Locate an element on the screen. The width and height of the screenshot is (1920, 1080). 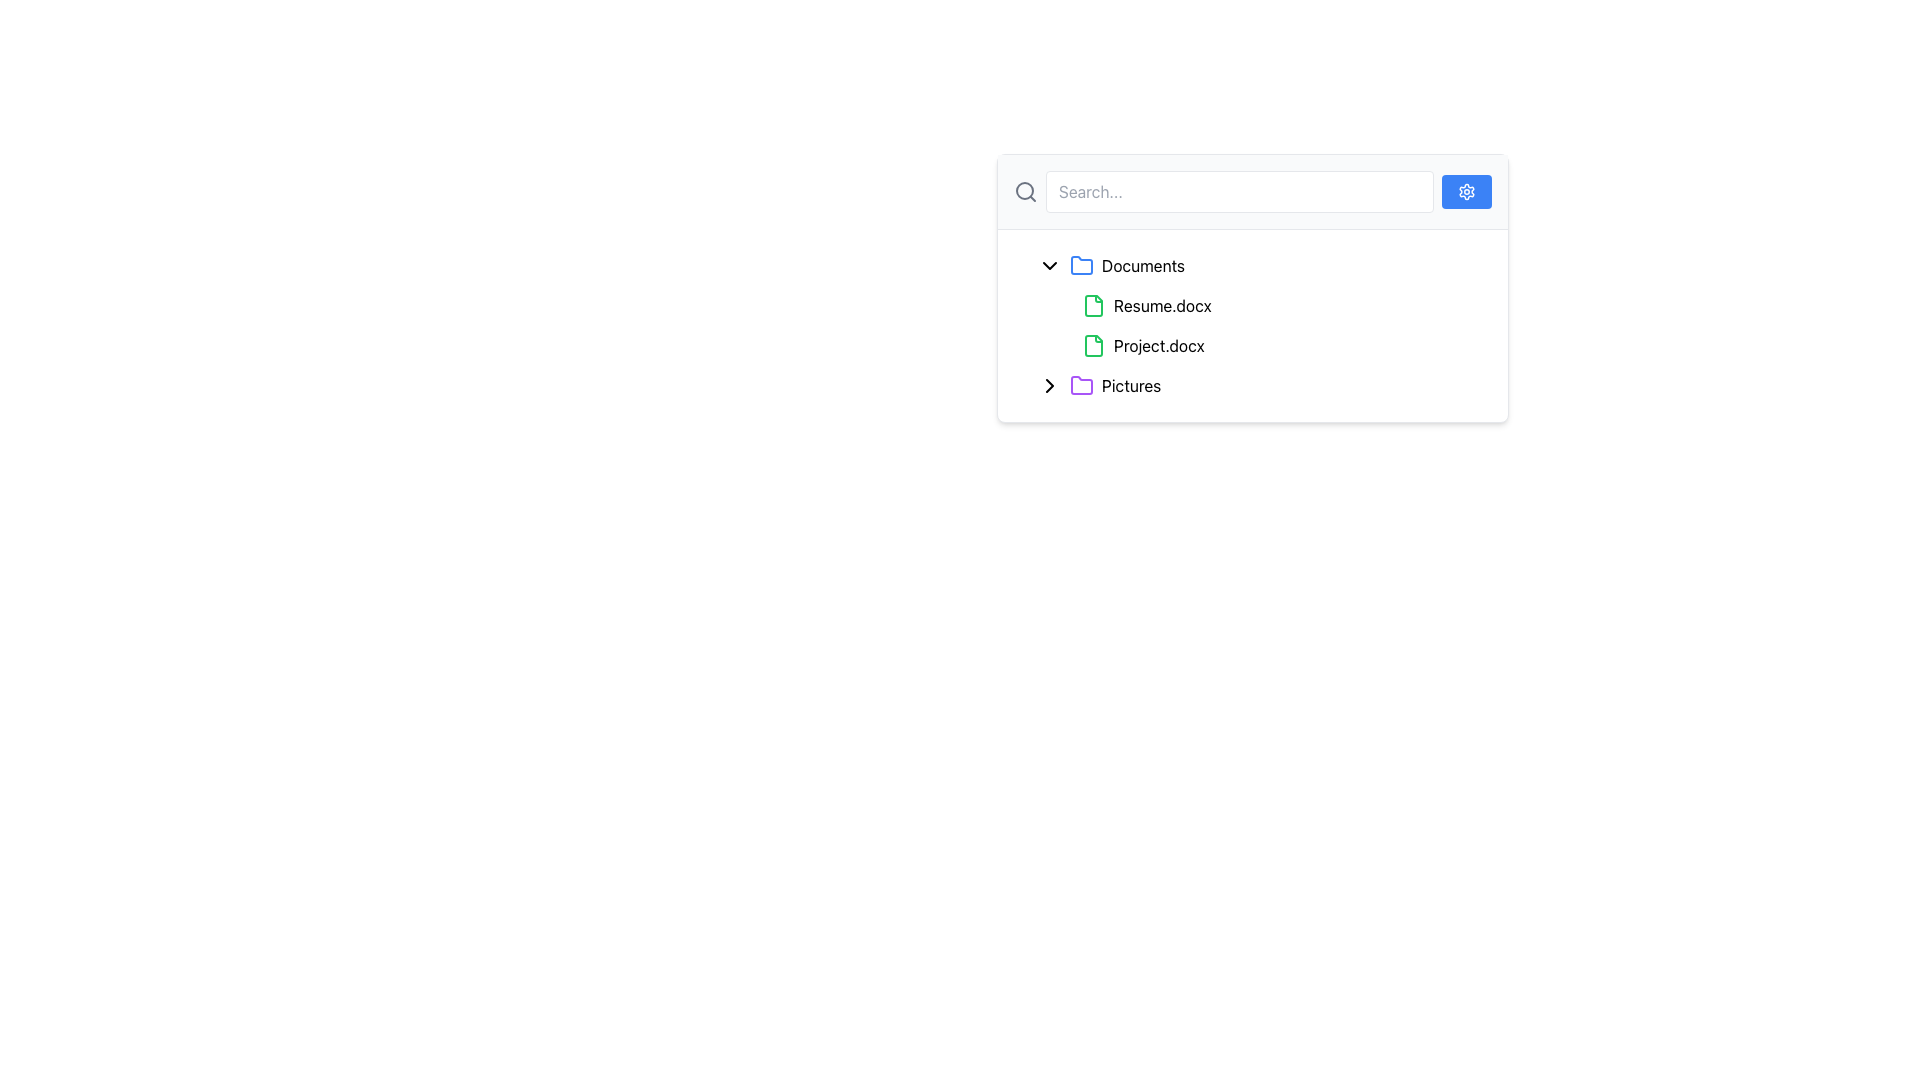
the visual representation of the green document icon with a folded top-right corner, located to the left of the text 'Resume.docx' is located at coordinates (1093, 305).